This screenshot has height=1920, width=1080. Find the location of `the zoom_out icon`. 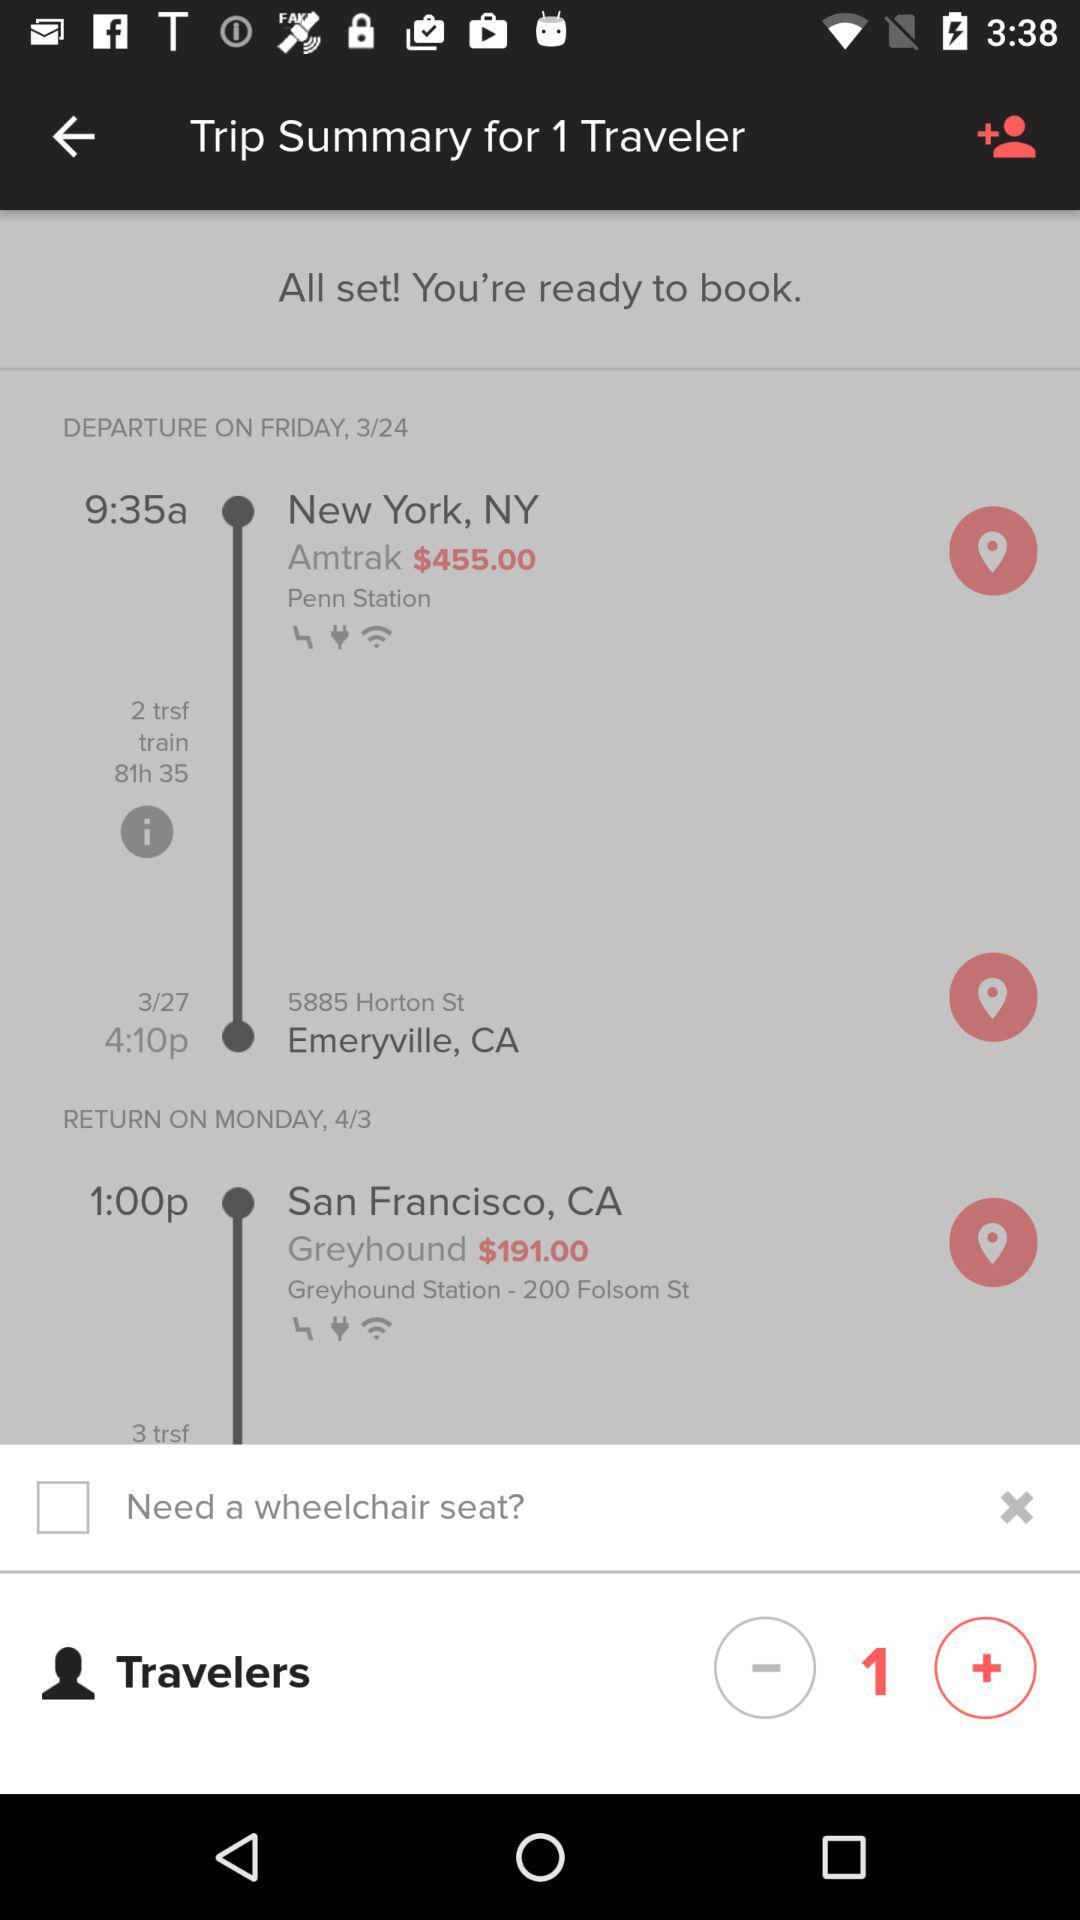

the zoom_out icon is located at coordinates (764, 1668).